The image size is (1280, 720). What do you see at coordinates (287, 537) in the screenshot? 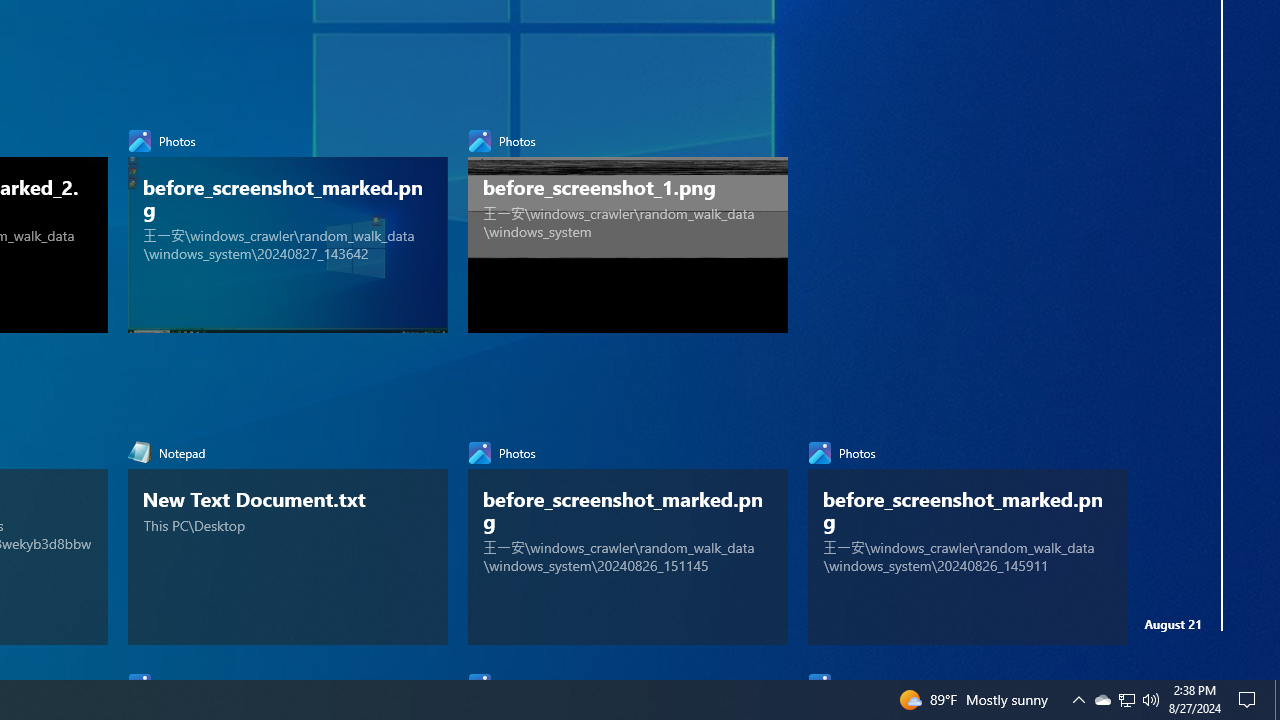
I see `'Notepad, New Text Document.txt'` at bounding box center [287, 537].